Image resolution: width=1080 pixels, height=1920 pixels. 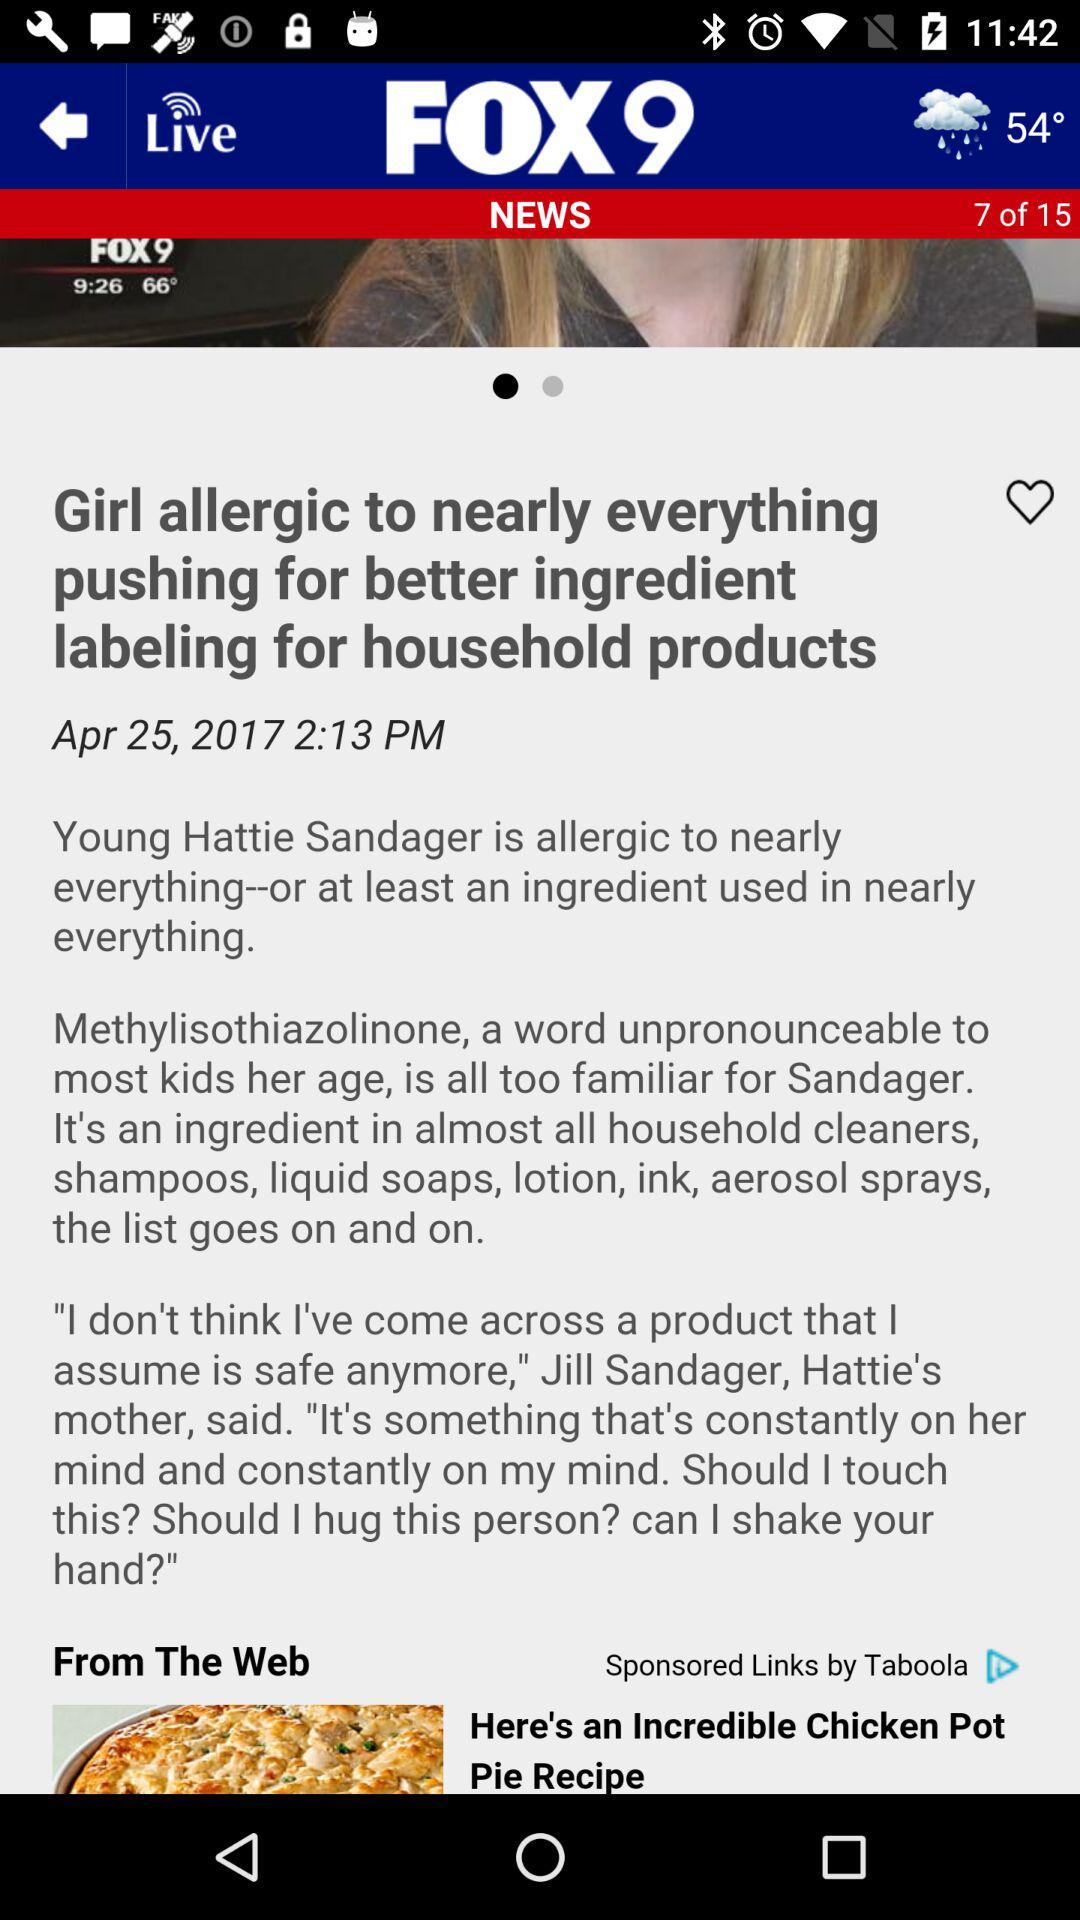 I want to click on description page, so click(x=540, y=1108).